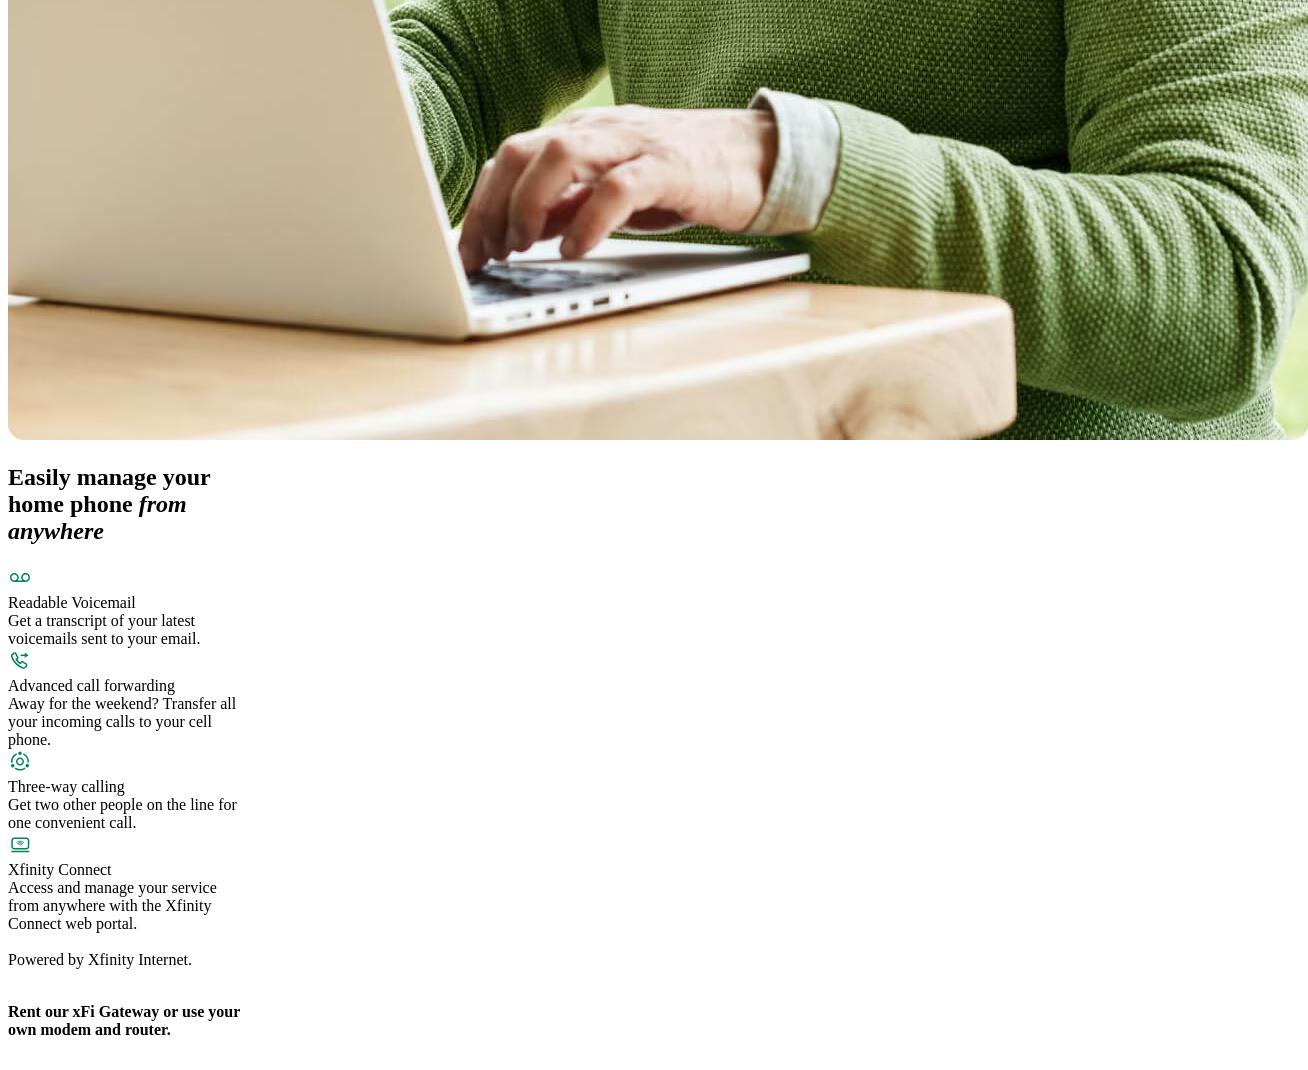  Describe the element at coordinates (7, 490) in the screenshot. I see `'Easily manage your home phone'` at that location.